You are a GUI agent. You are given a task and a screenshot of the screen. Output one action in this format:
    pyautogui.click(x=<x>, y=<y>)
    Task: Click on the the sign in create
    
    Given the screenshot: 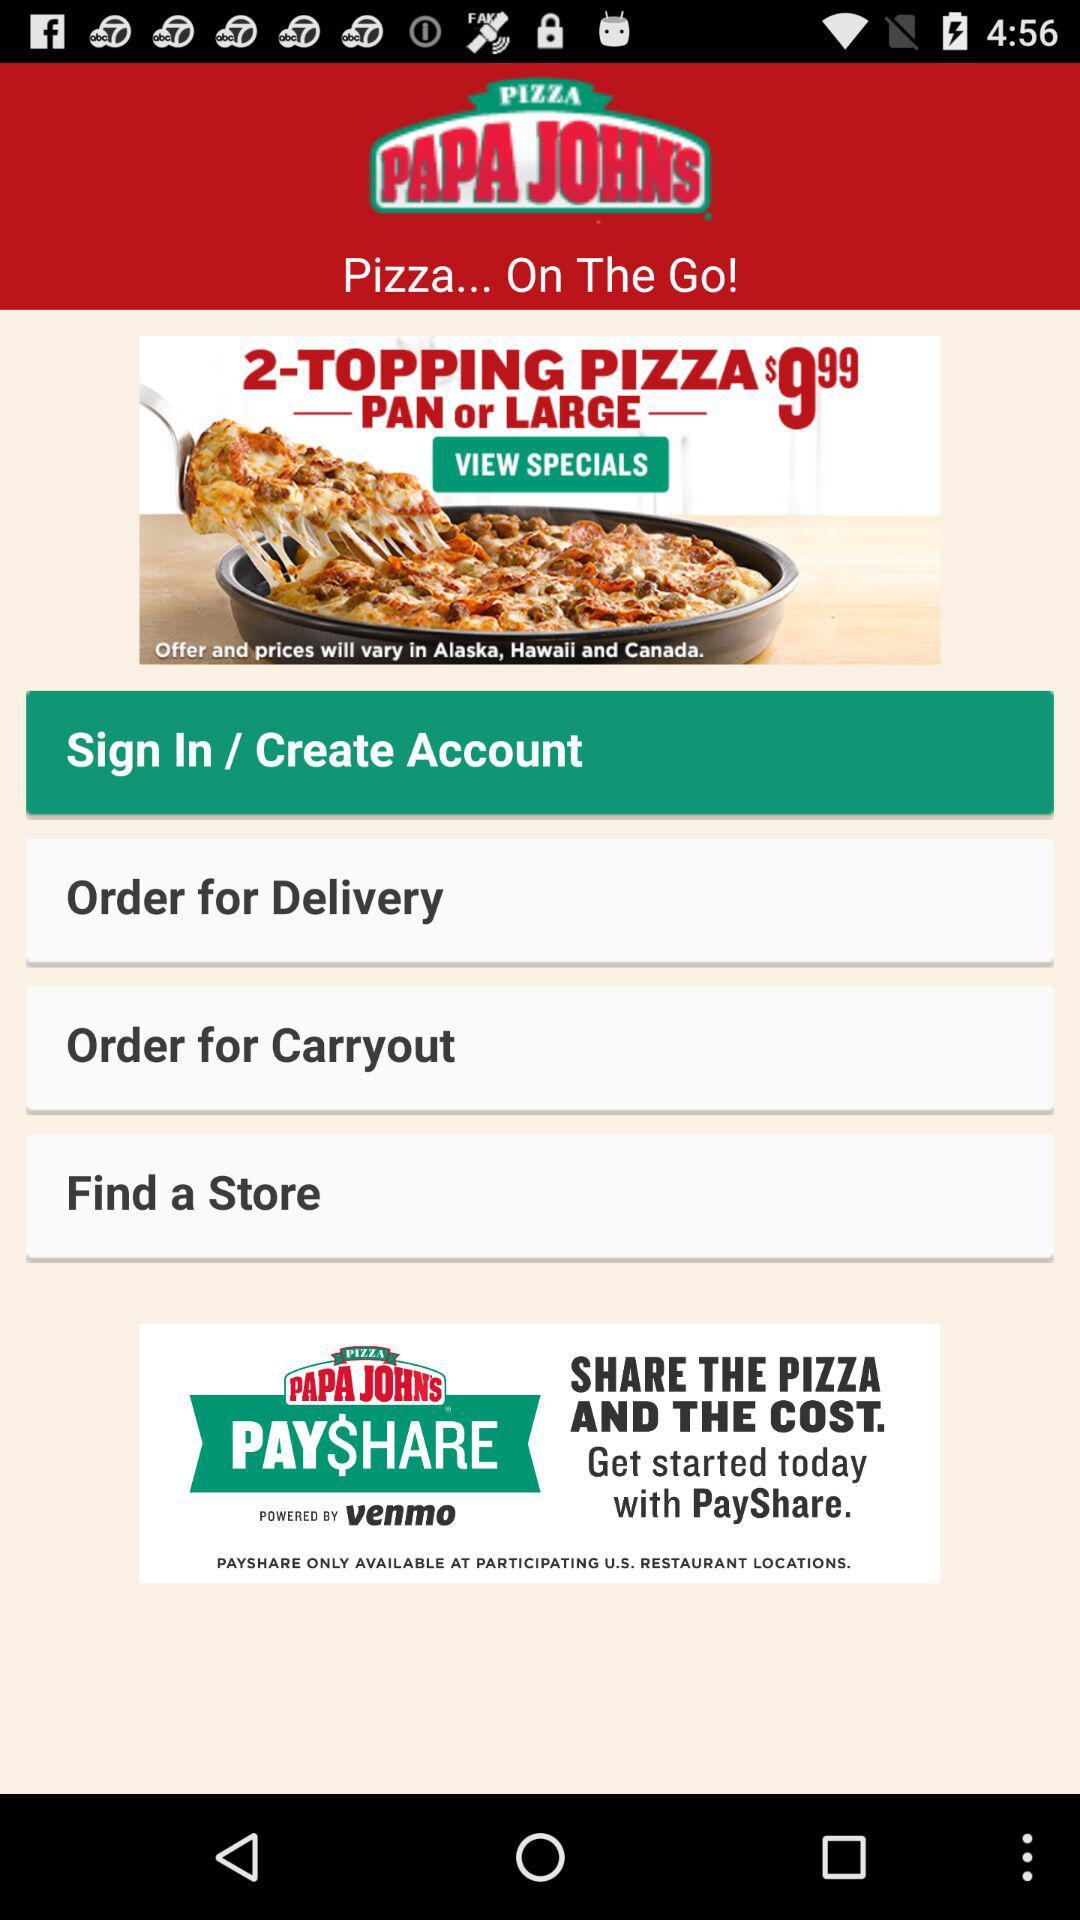 What is the action you would take?
    pyautogui.click(x=540, y=754)
    